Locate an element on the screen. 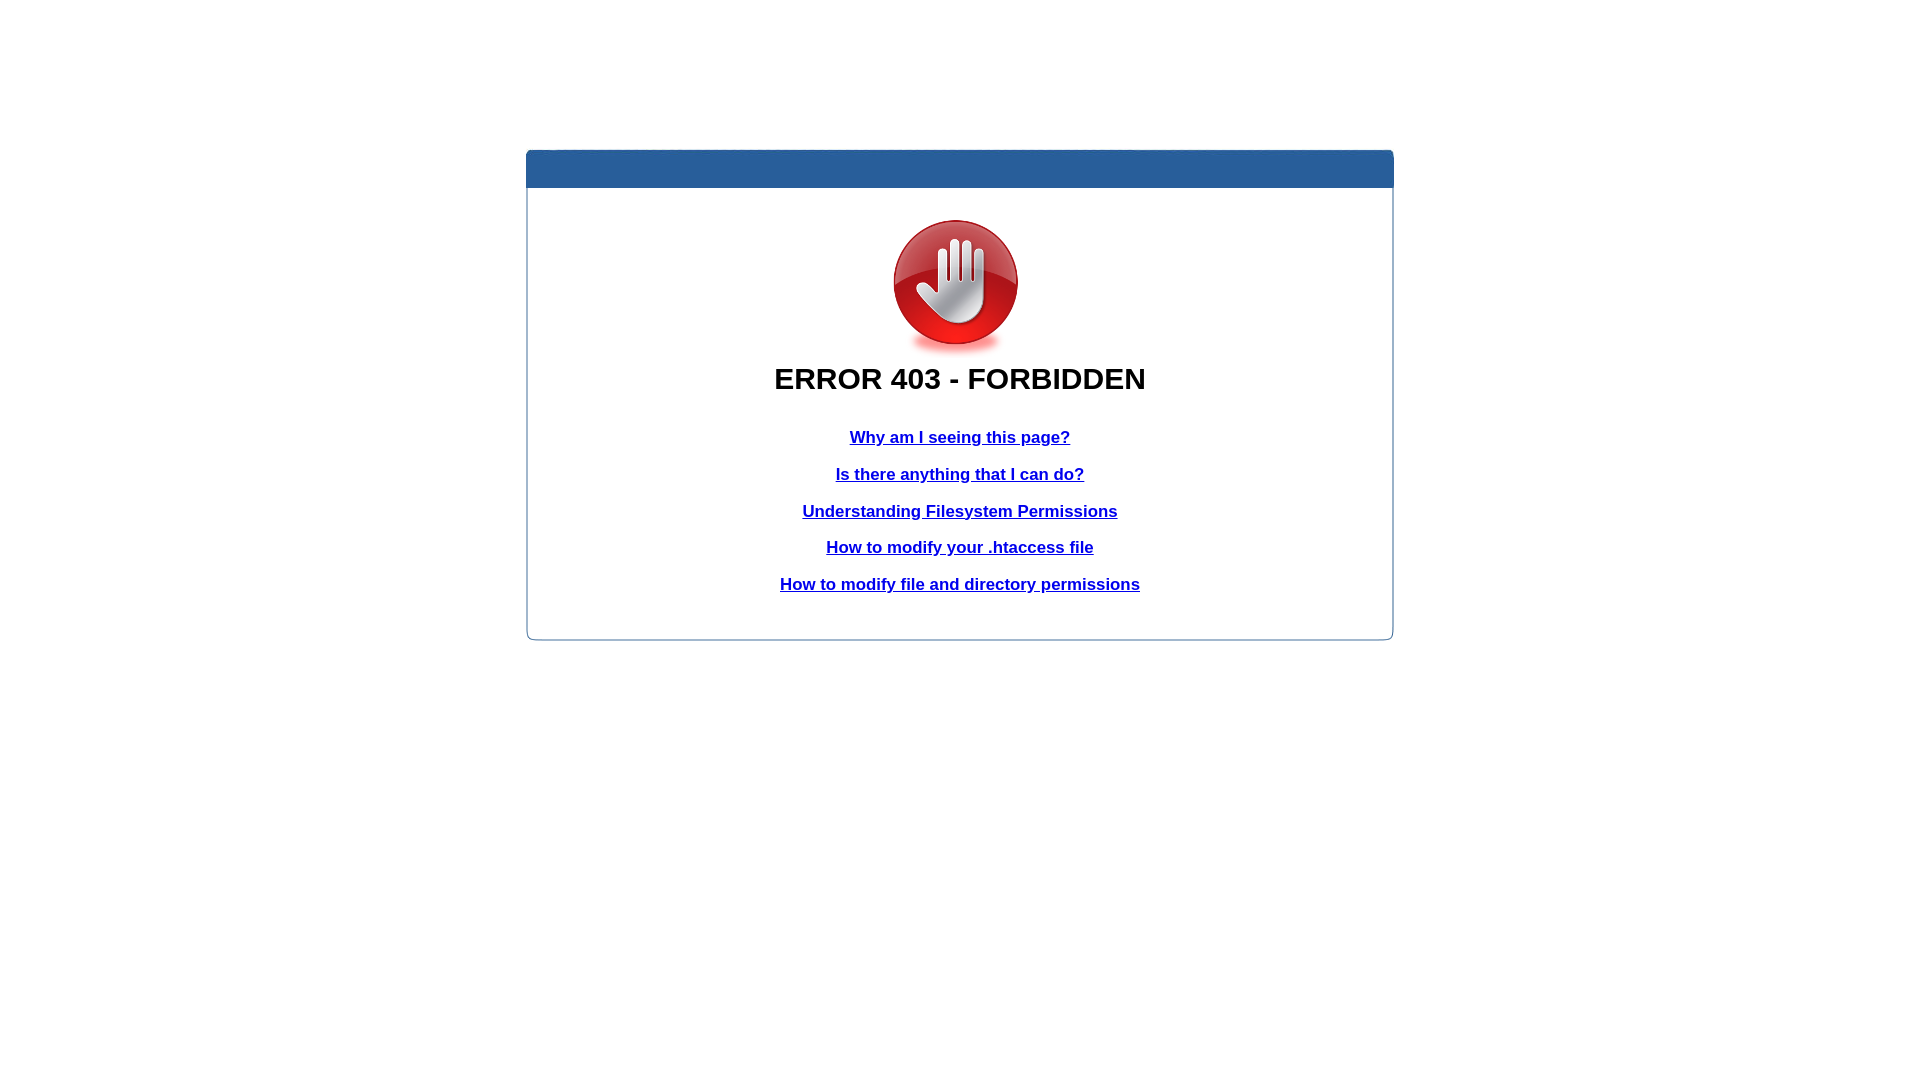 This screenshot has height=1080, width=1920. 'Understanding Filesystem Permissions' is located at coordinates (958, 510).